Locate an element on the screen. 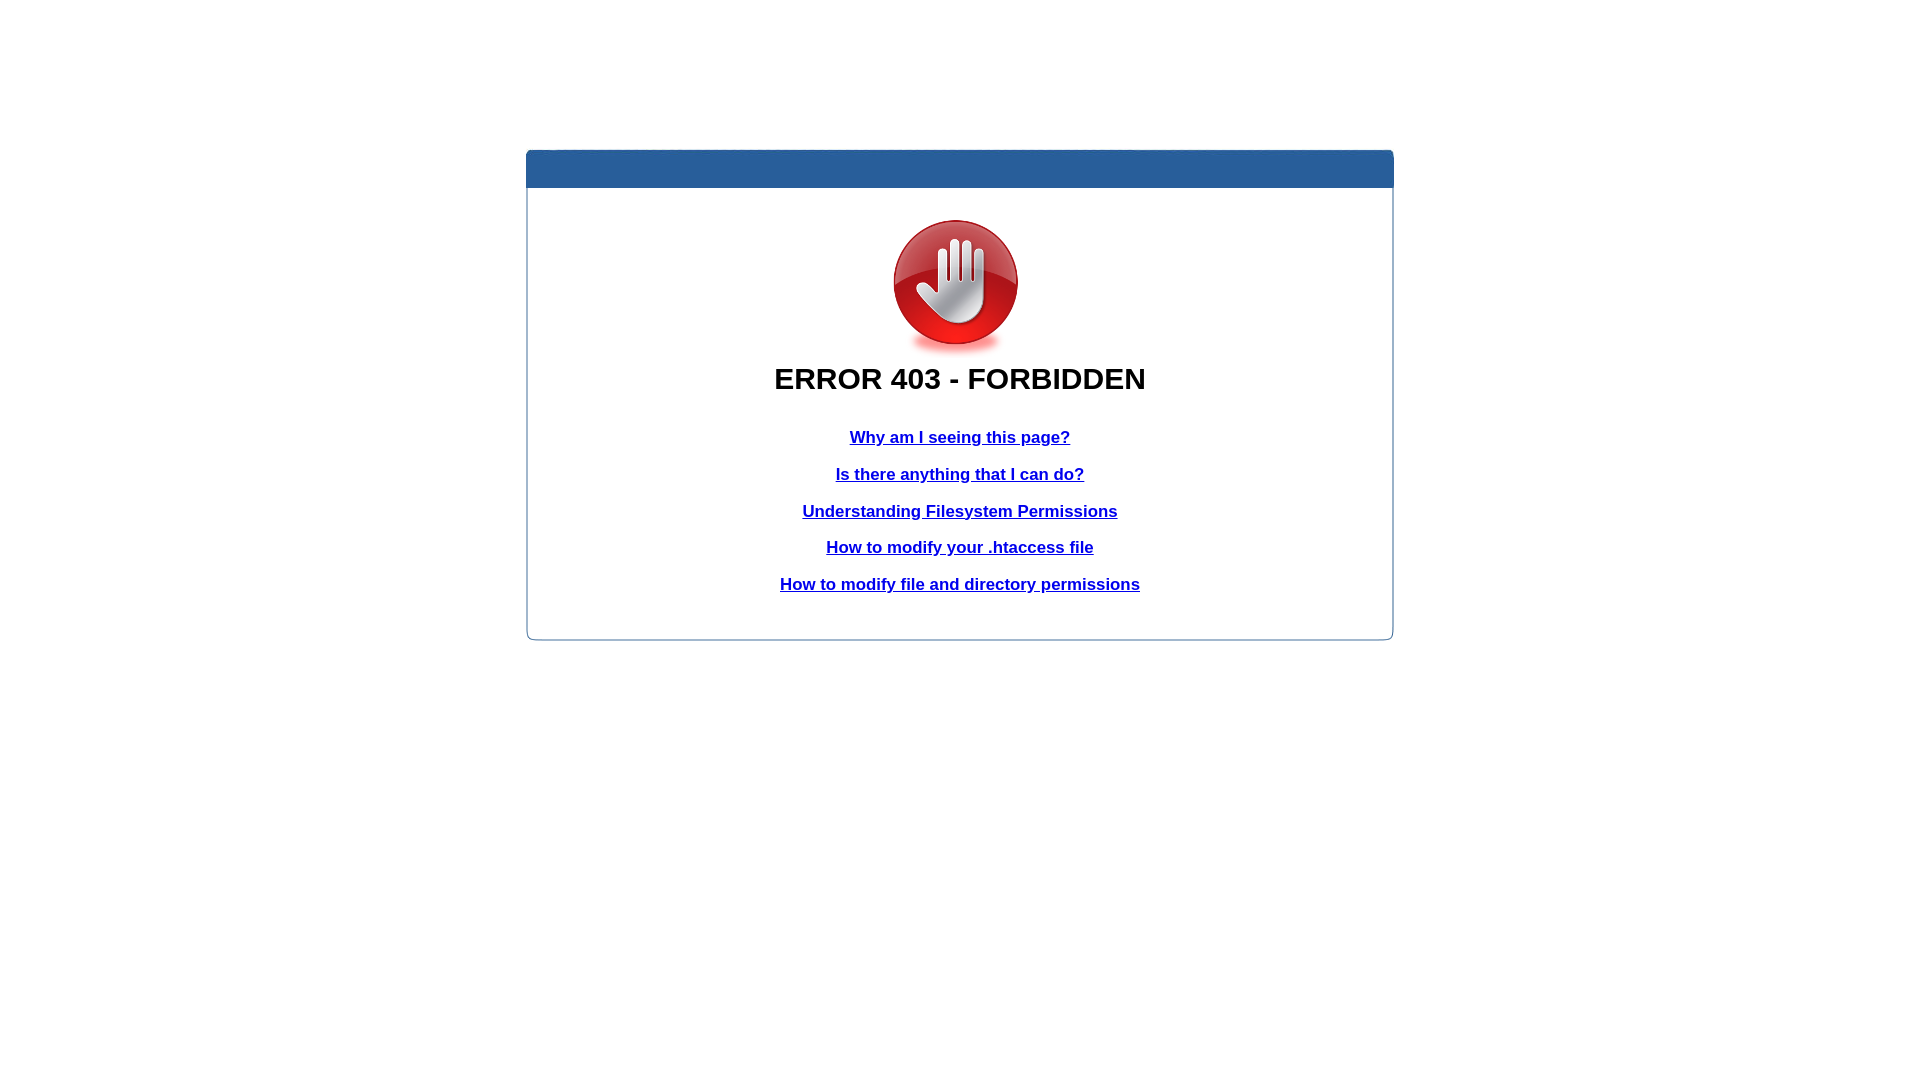 This screenshot has height=1080, width=1920. 'Understanding Filesystem Permissions' is located at coordinates (958, 510).